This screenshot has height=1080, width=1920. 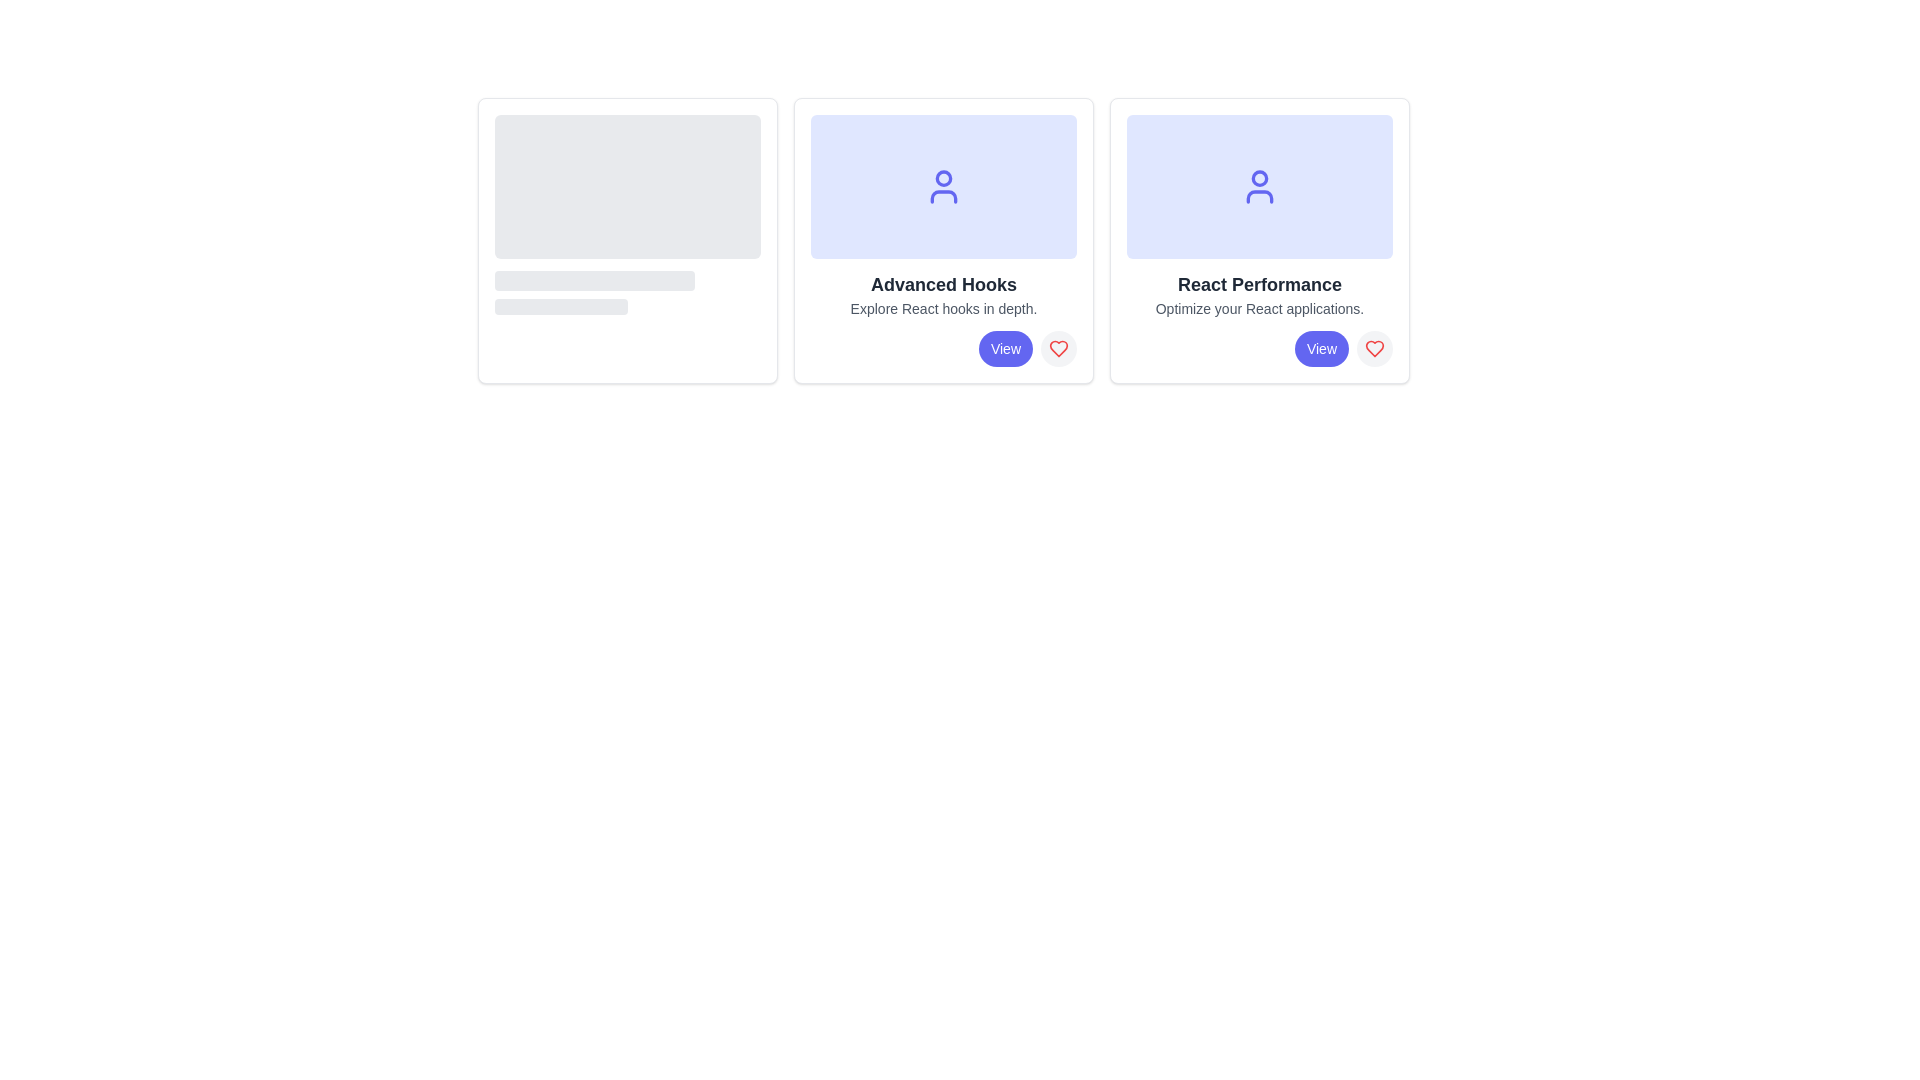 What do you see at coordinates (1258, 308) in the screenshot?
I see `the text block displaying 'Optimize your React applications.' which is located beneath the title 'React Performance' in the third card of a card layout` at bounding box center [1258, 308].